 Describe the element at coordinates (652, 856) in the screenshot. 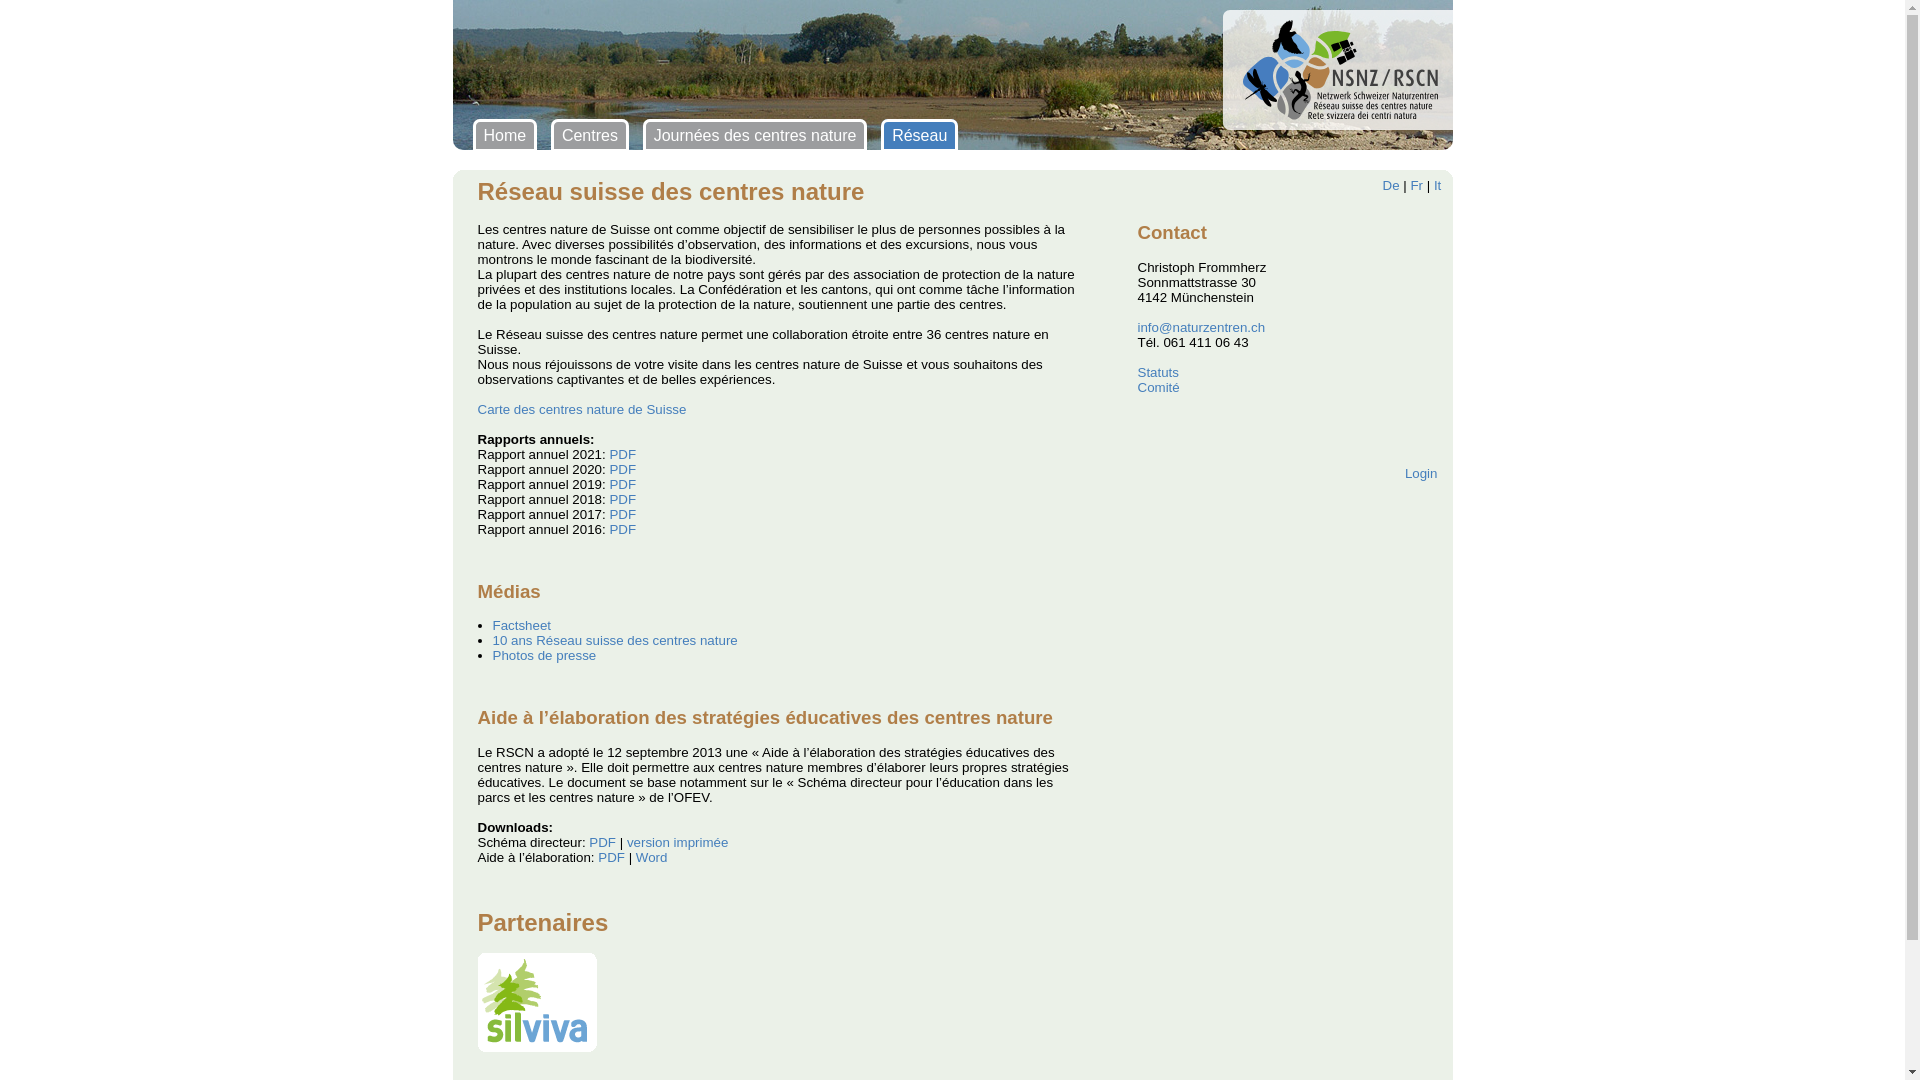

I see `'Word'` at that location.